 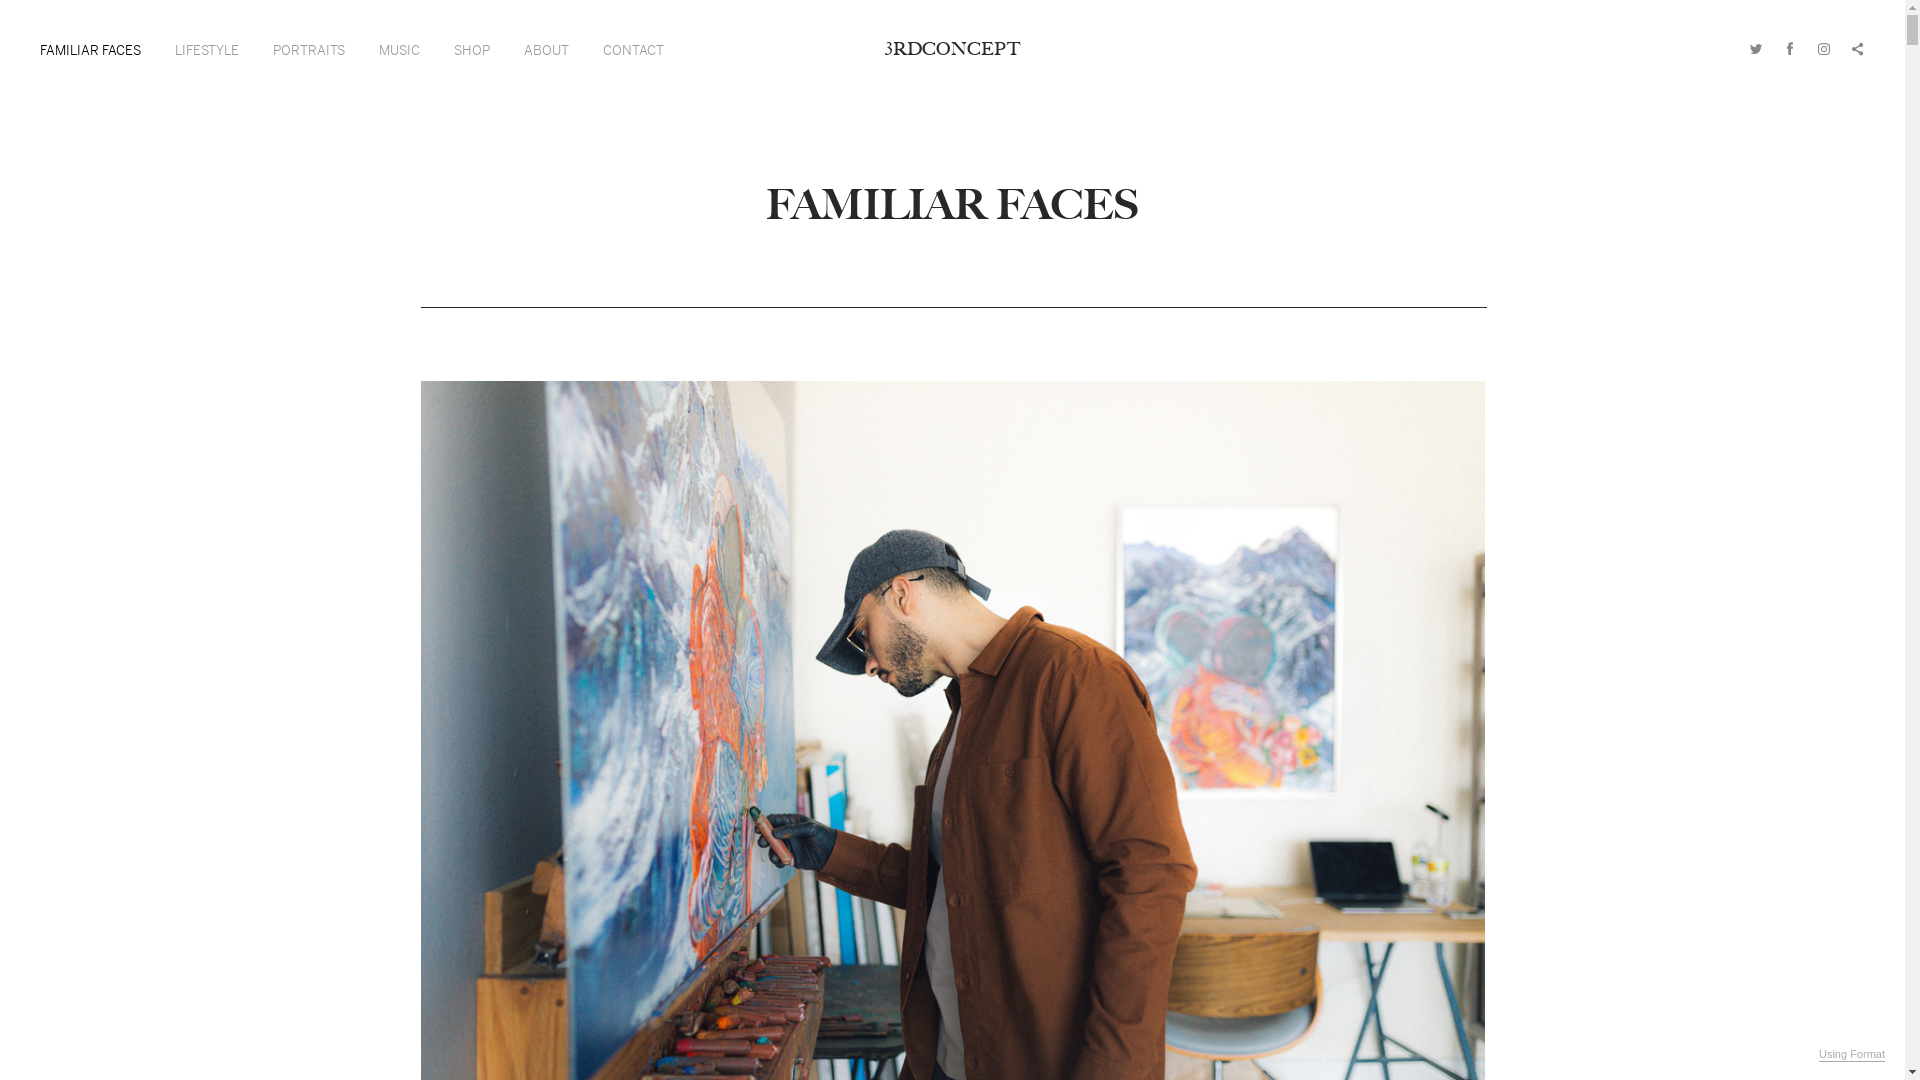 I want to click on 'Facebook', so click(x=1790, y=47).